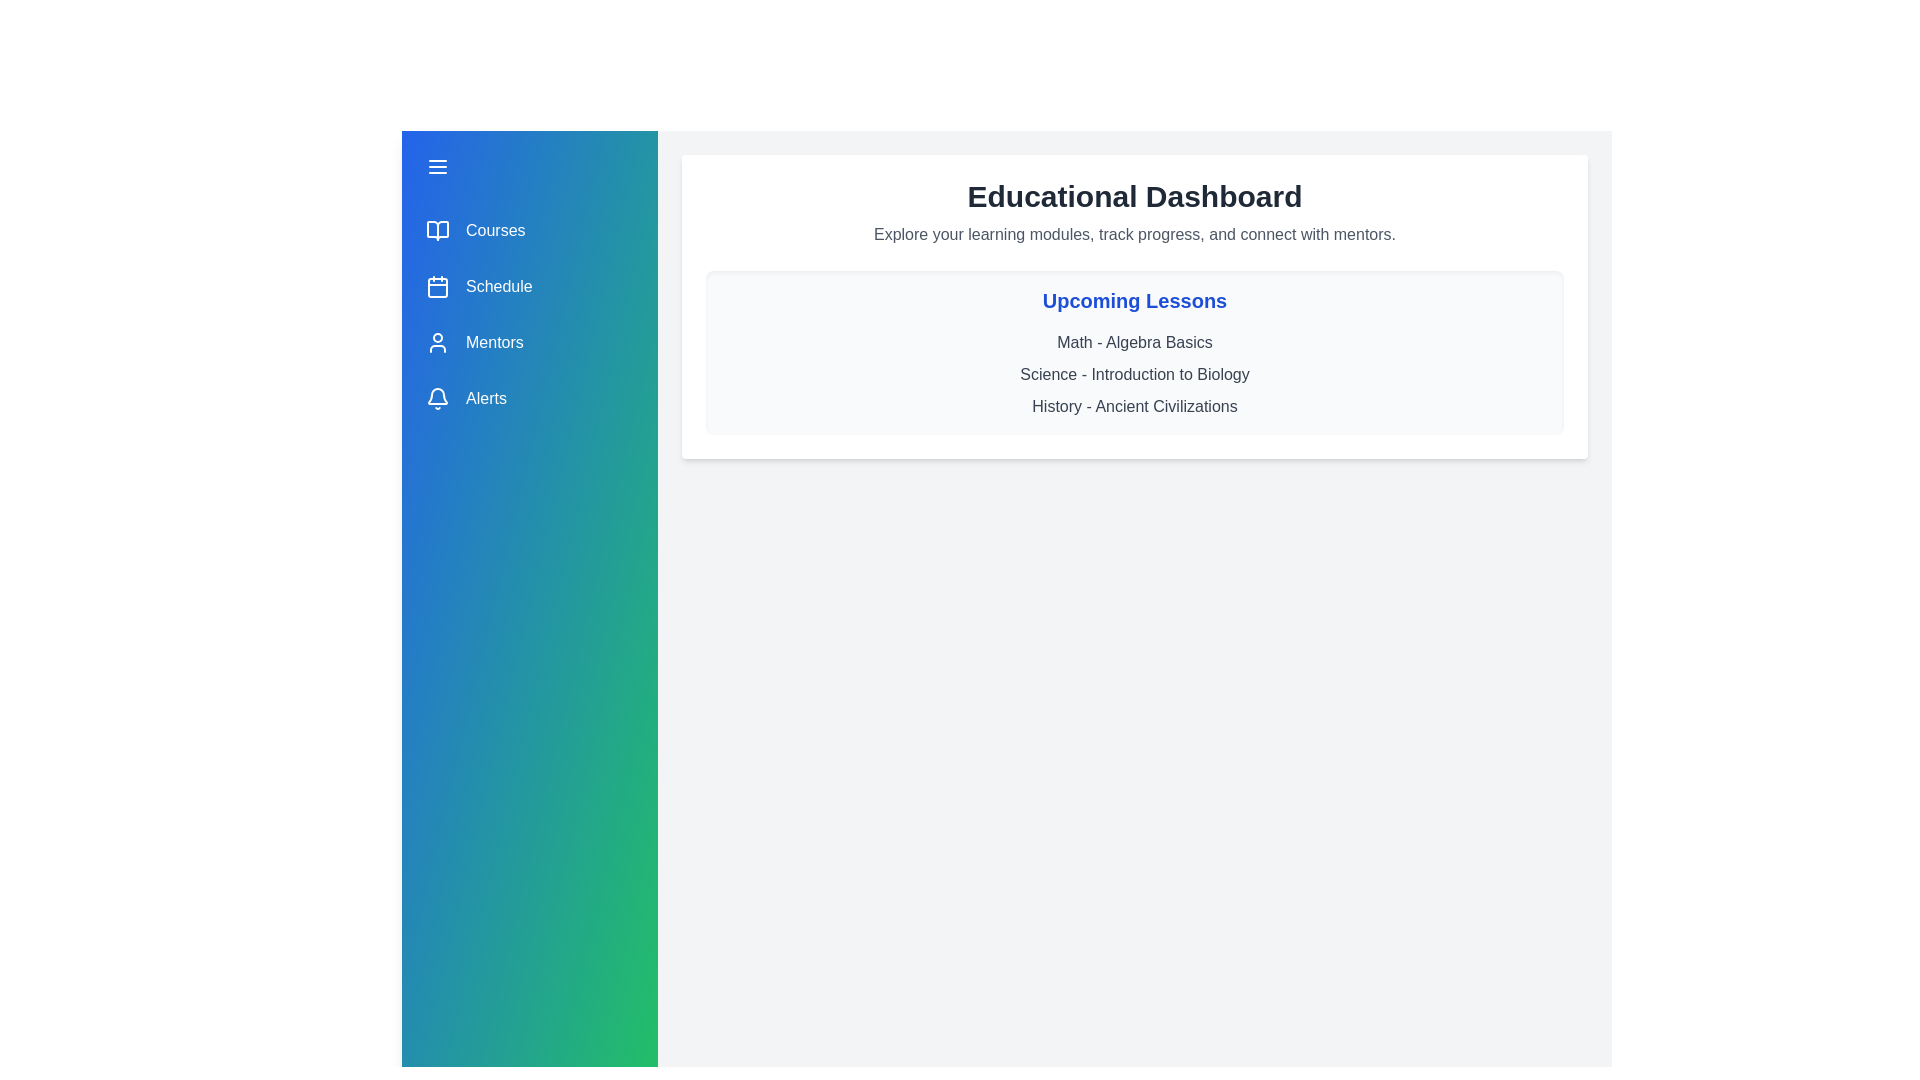 The height and width of the screenshot is (1080, 1920). Describe the element at coordinates (529, 286) in the screenshot. I see `the menu item Schedule from the drawer` at that location.